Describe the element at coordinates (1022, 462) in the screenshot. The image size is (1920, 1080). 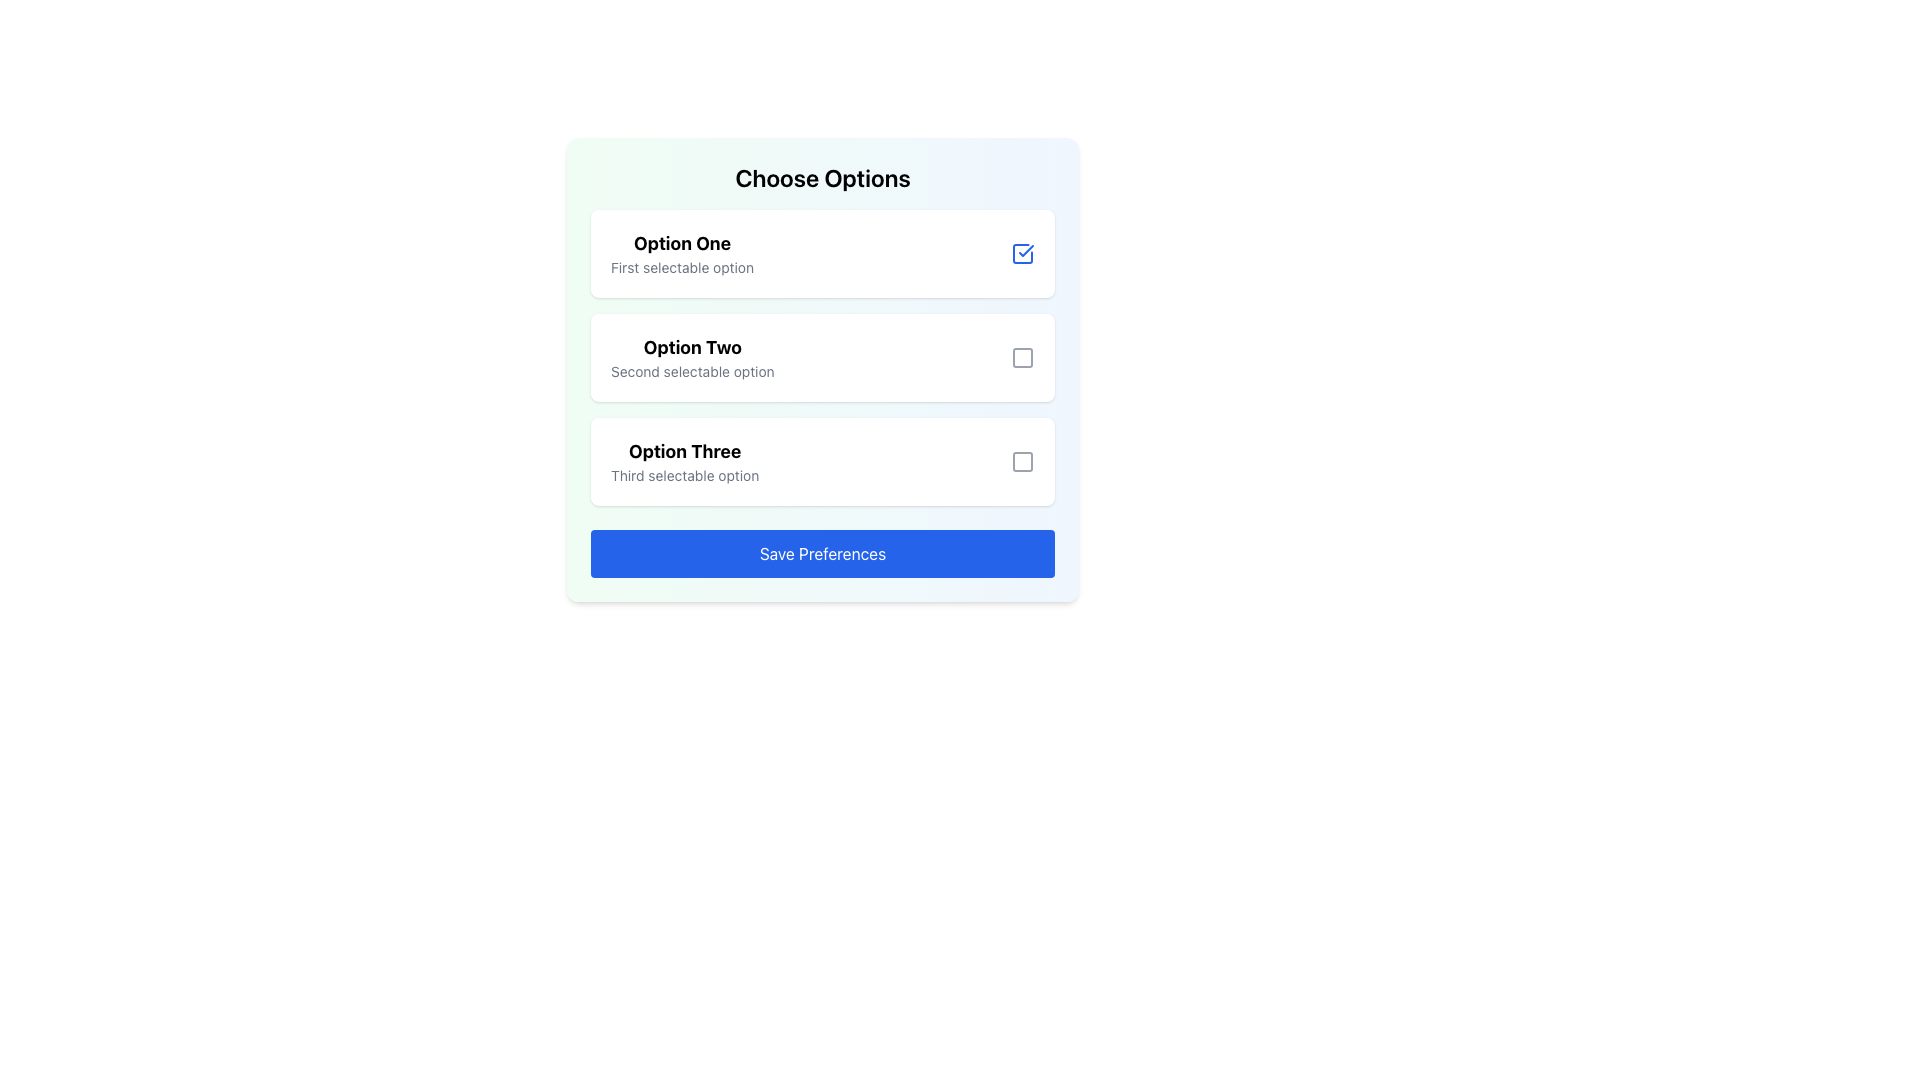
I see `the graphical icon or checkbox located in the third option box titled 'Option Three'` at that location.